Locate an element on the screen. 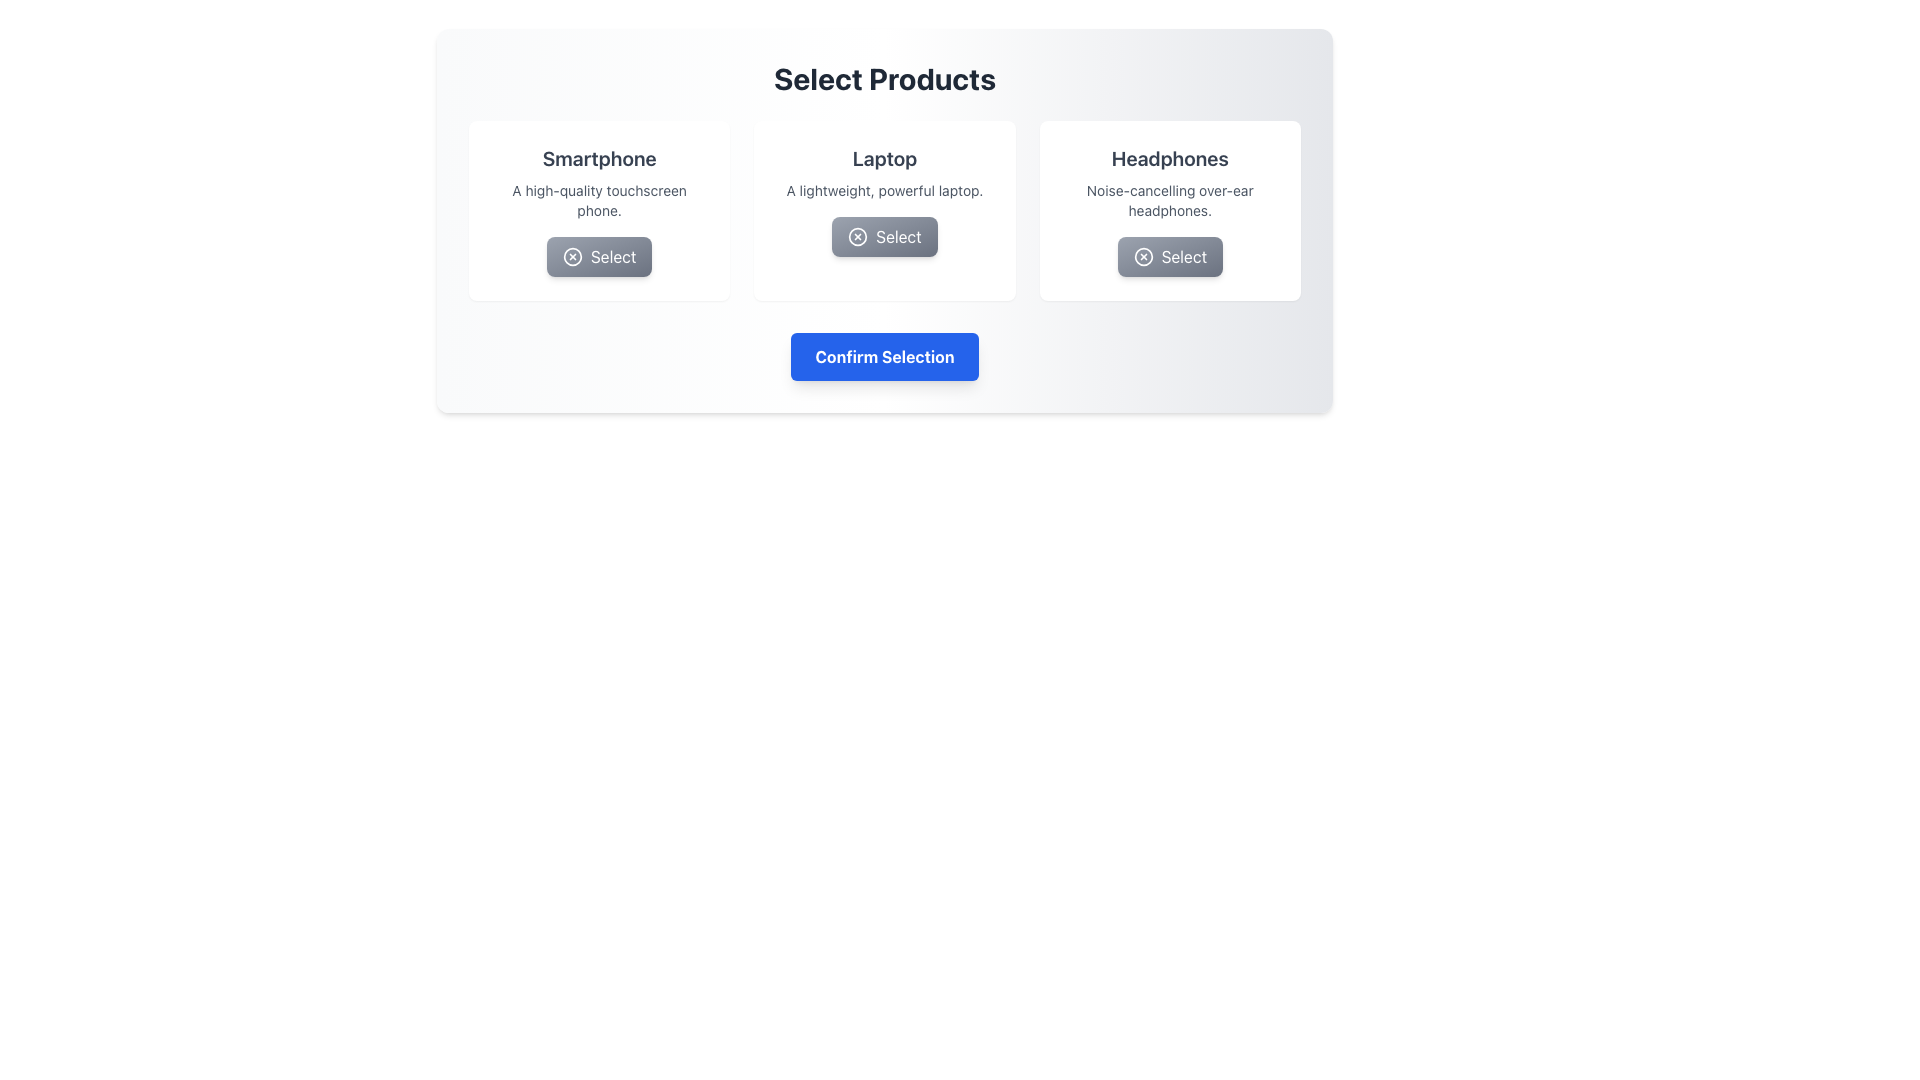  the static text describing the product 'Headphones', which is located in the third product card, positioned below the title and above the 'Select' button is located at coordinates (1170, 200).